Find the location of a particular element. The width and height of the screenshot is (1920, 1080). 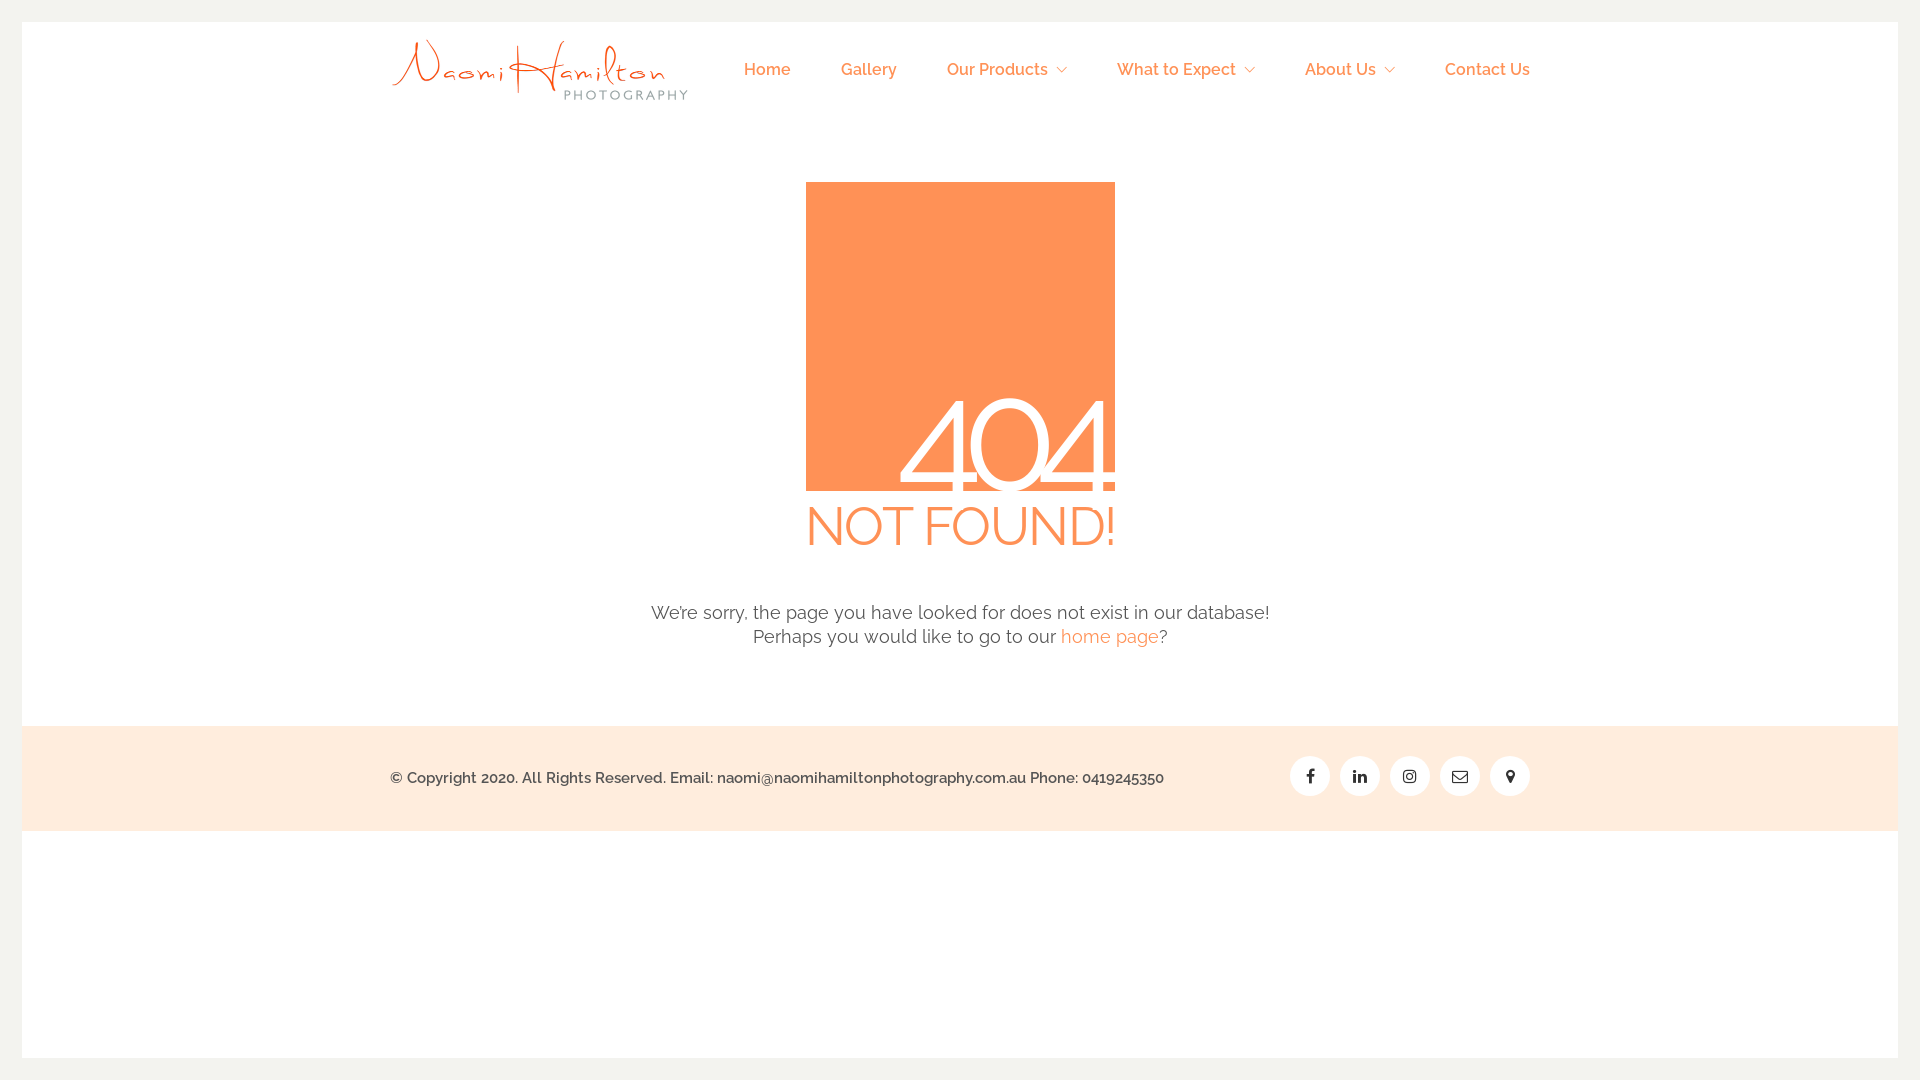

'Instagram' is located at coordinates (1409, 774).